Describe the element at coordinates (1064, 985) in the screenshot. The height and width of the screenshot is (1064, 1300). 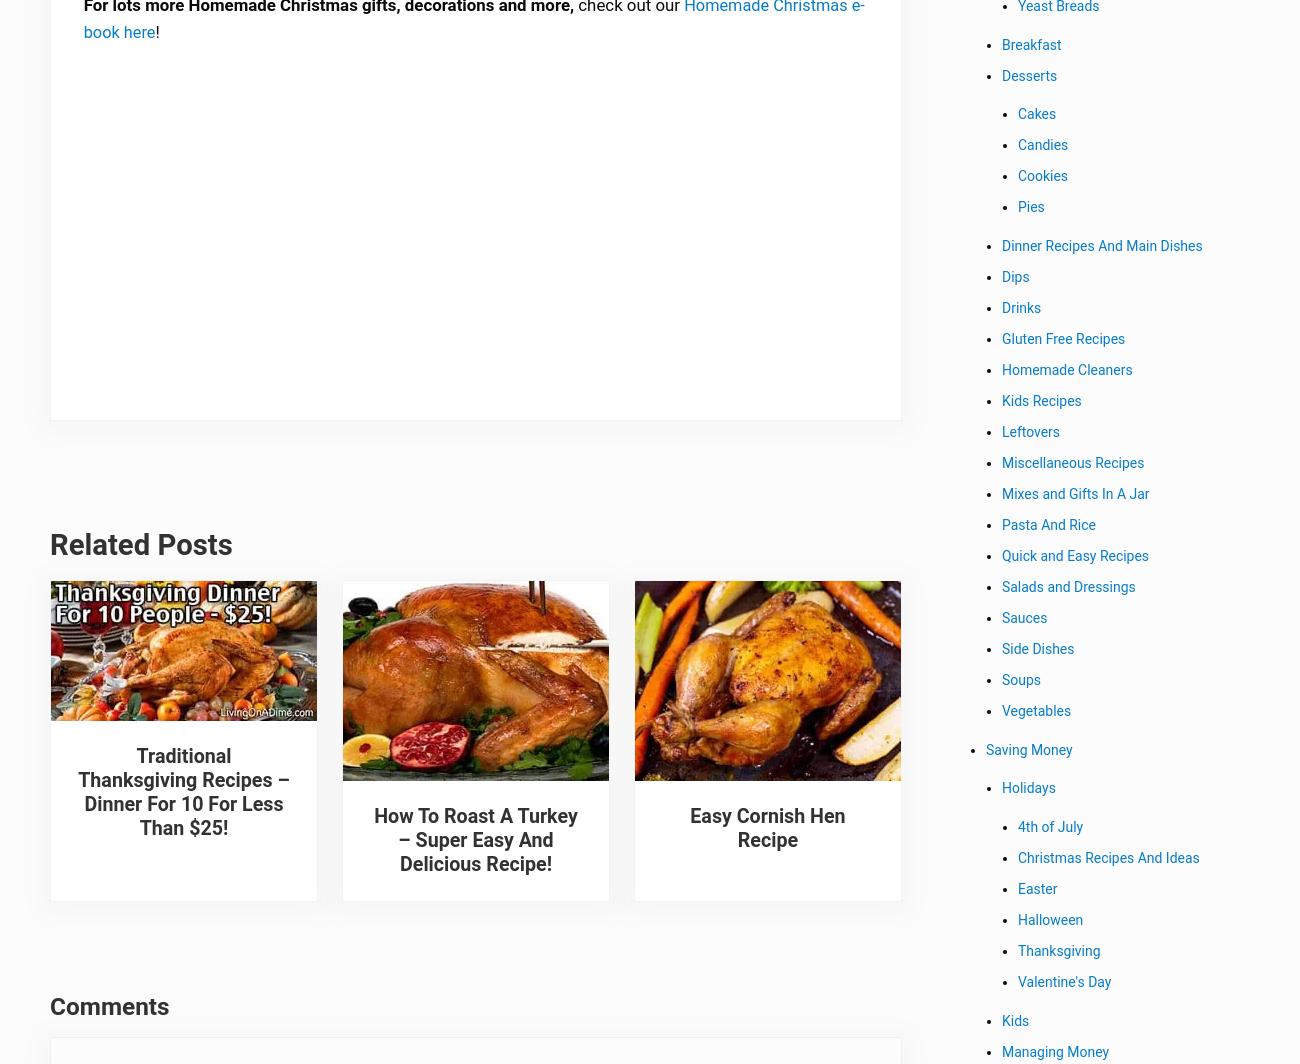
I see `'Valentine's Day'` at that location.